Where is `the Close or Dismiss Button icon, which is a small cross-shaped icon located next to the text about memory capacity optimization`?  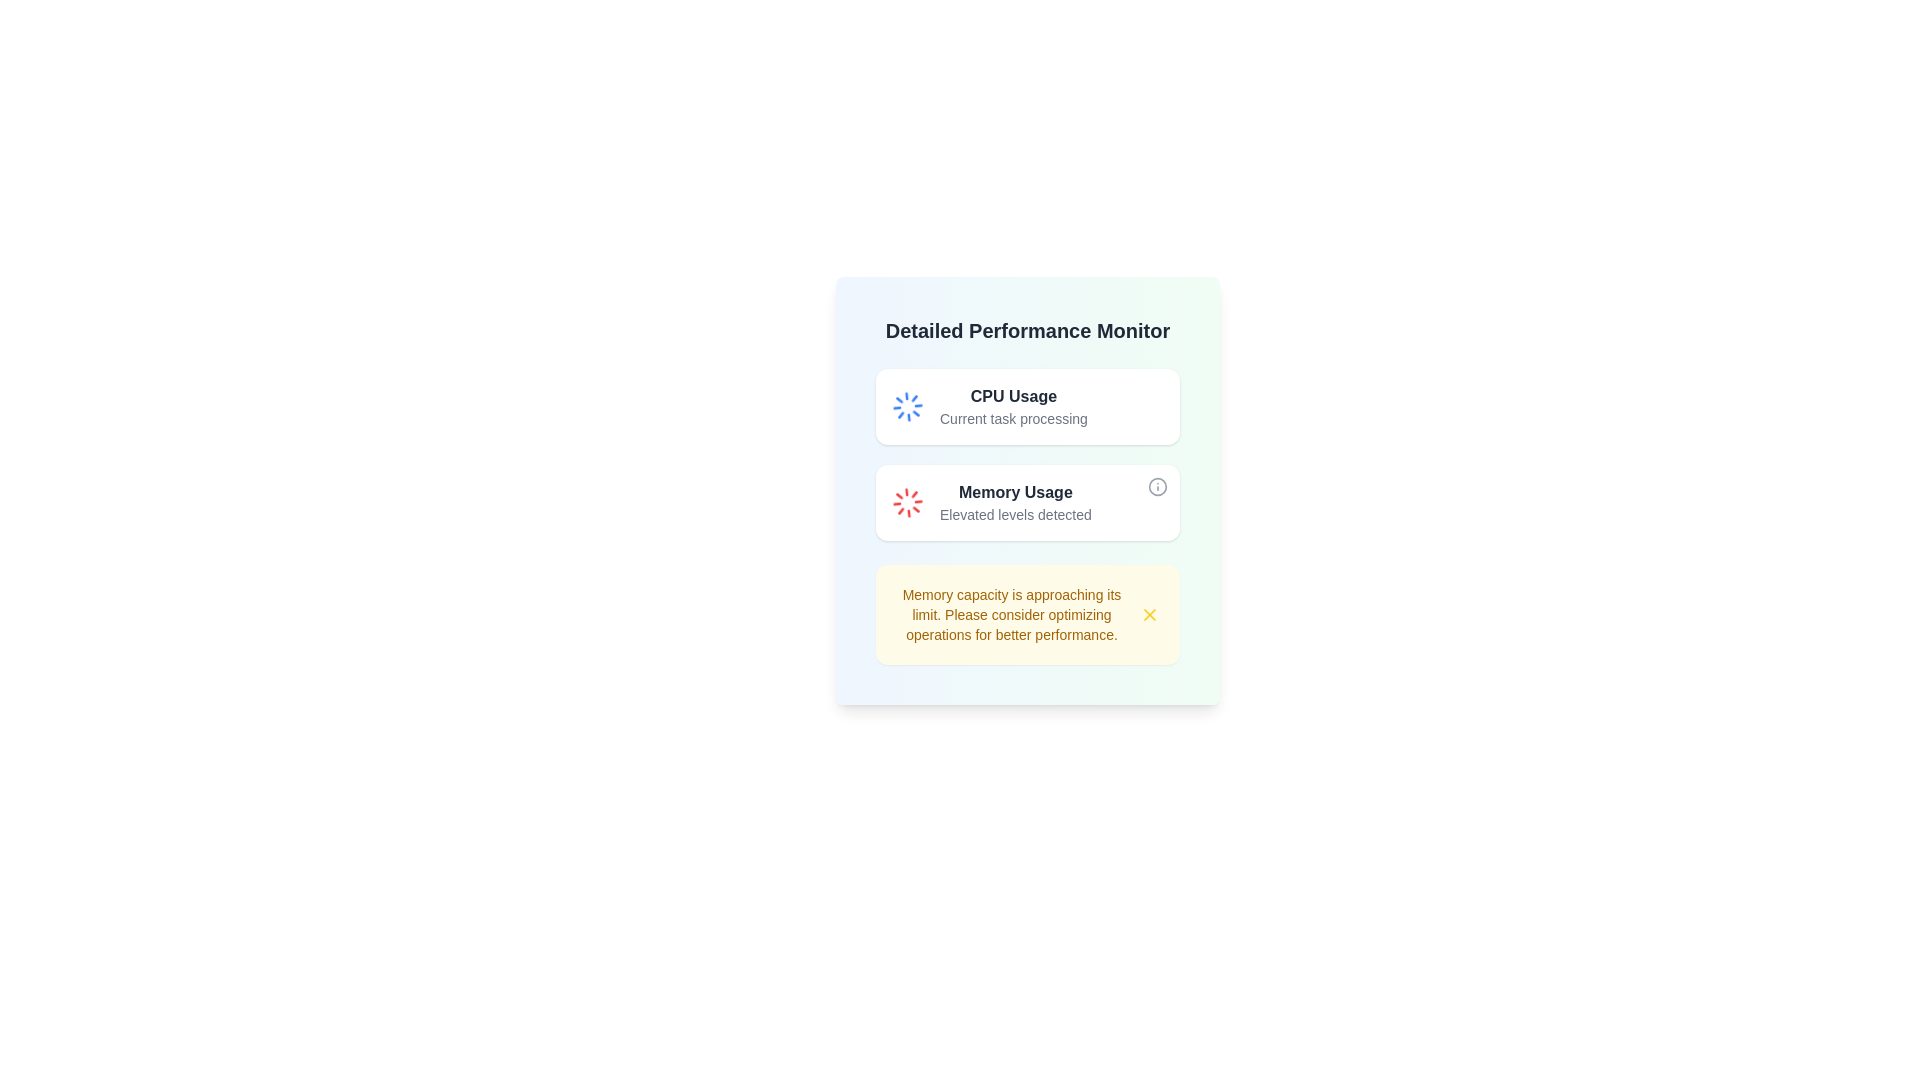
the Close or Dismiss Button icon, which is a small cross-shaped icon located next to the text about memory capacity optimization is located at coordinates (1150, 613).